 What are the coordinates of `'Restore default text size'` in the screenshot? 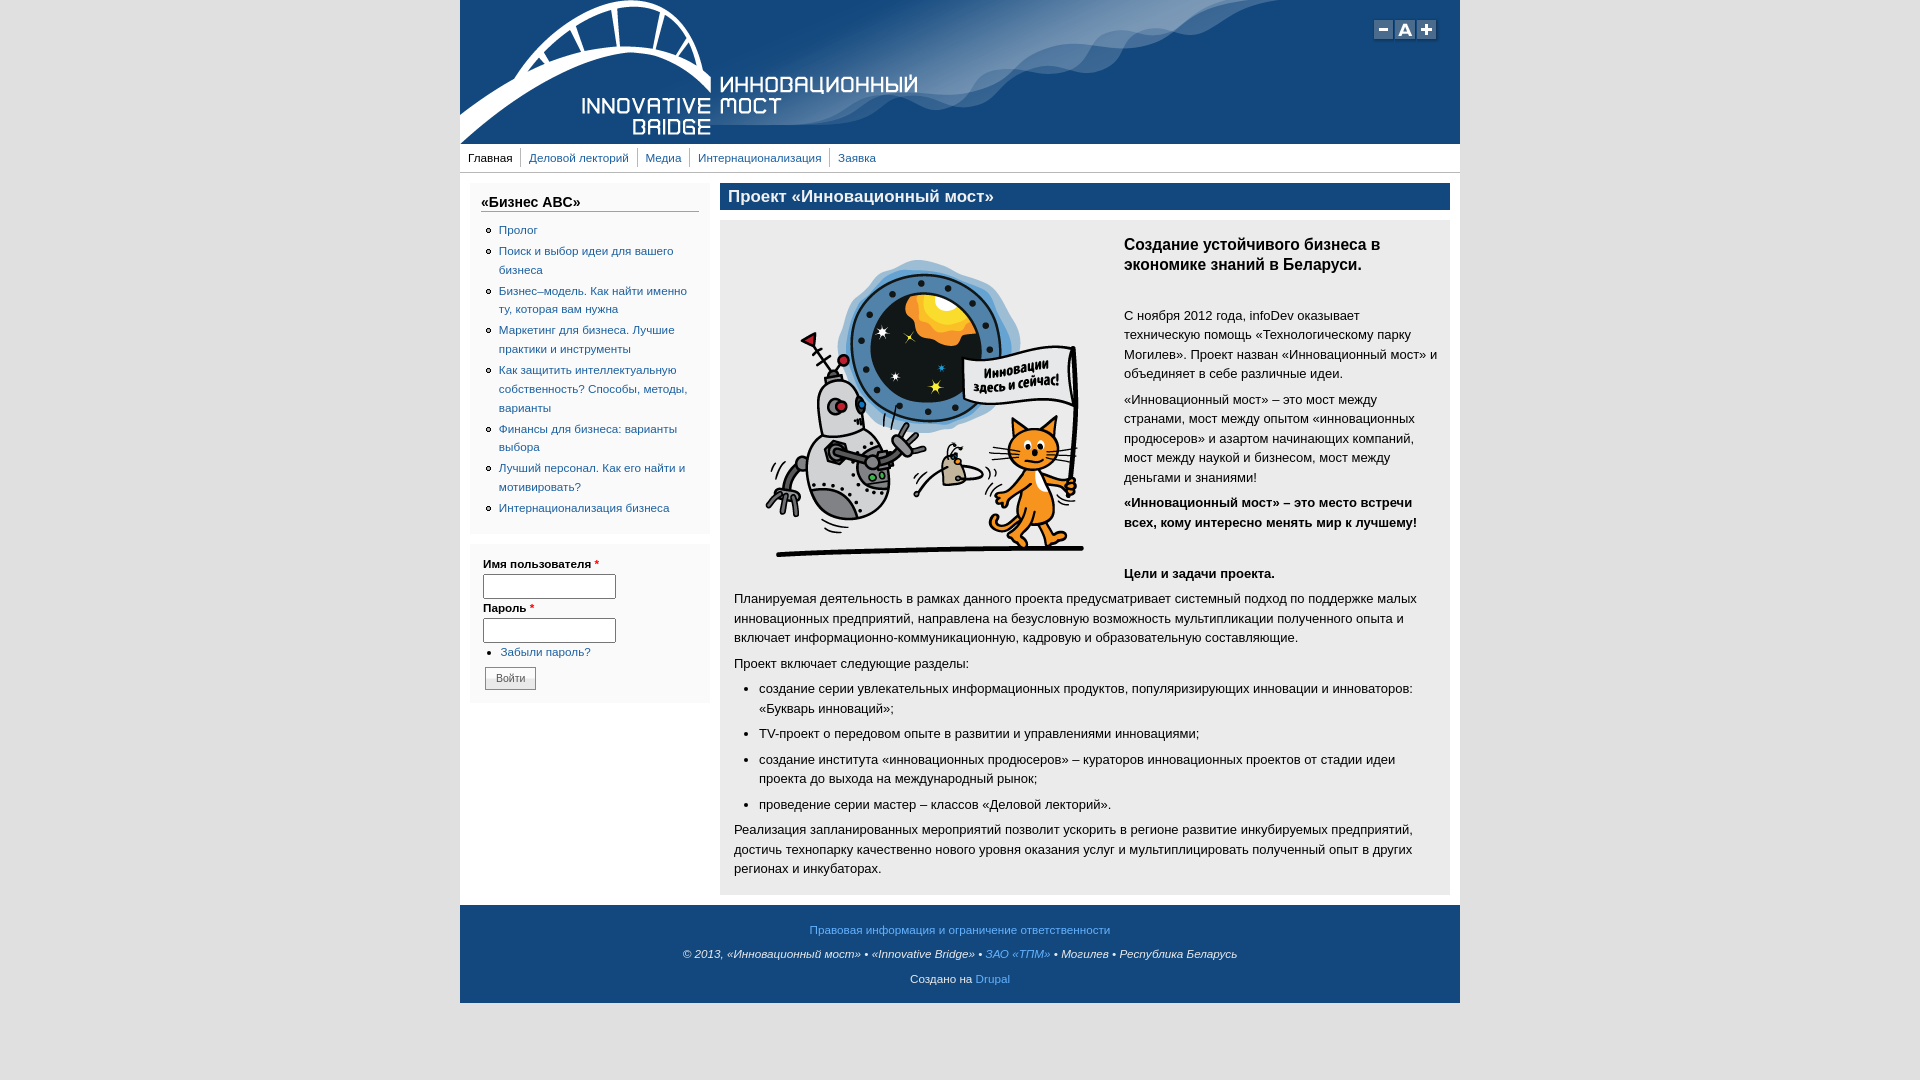 It's located at (1404, 38).